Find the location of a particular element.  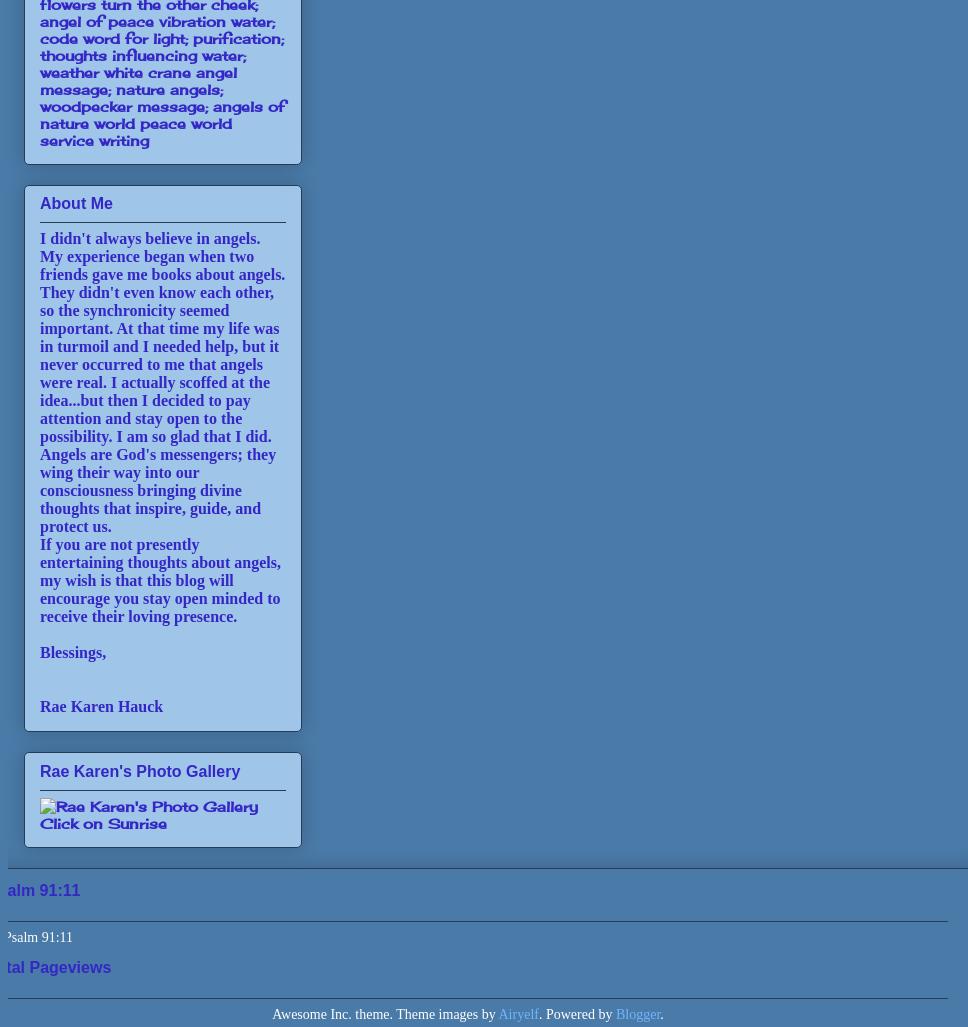

'Rae Karen's Photo Gallery' is located at coordinates (138, 769).